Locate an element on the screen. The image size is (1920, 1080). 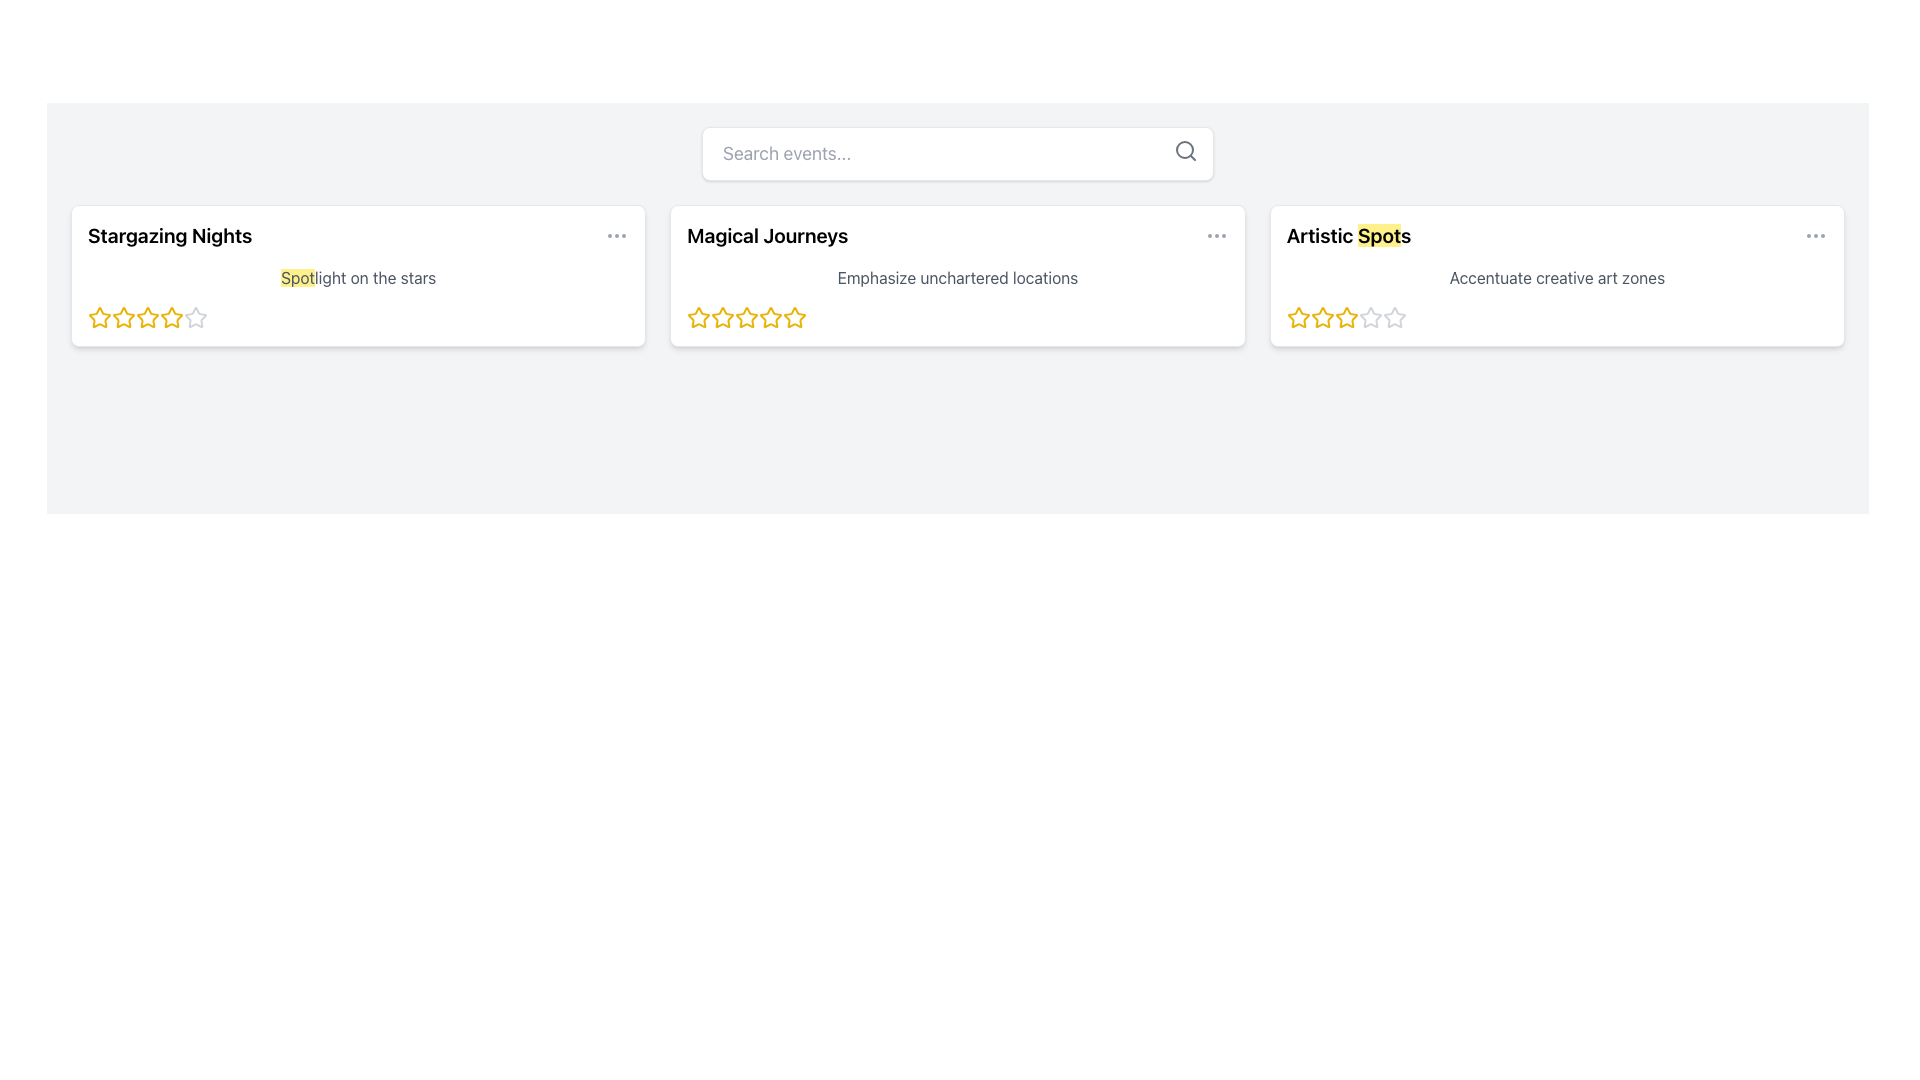
the fifth star icon in the rating system located under the text 'Stargazing Nights' is located at coordinates (196, 316).